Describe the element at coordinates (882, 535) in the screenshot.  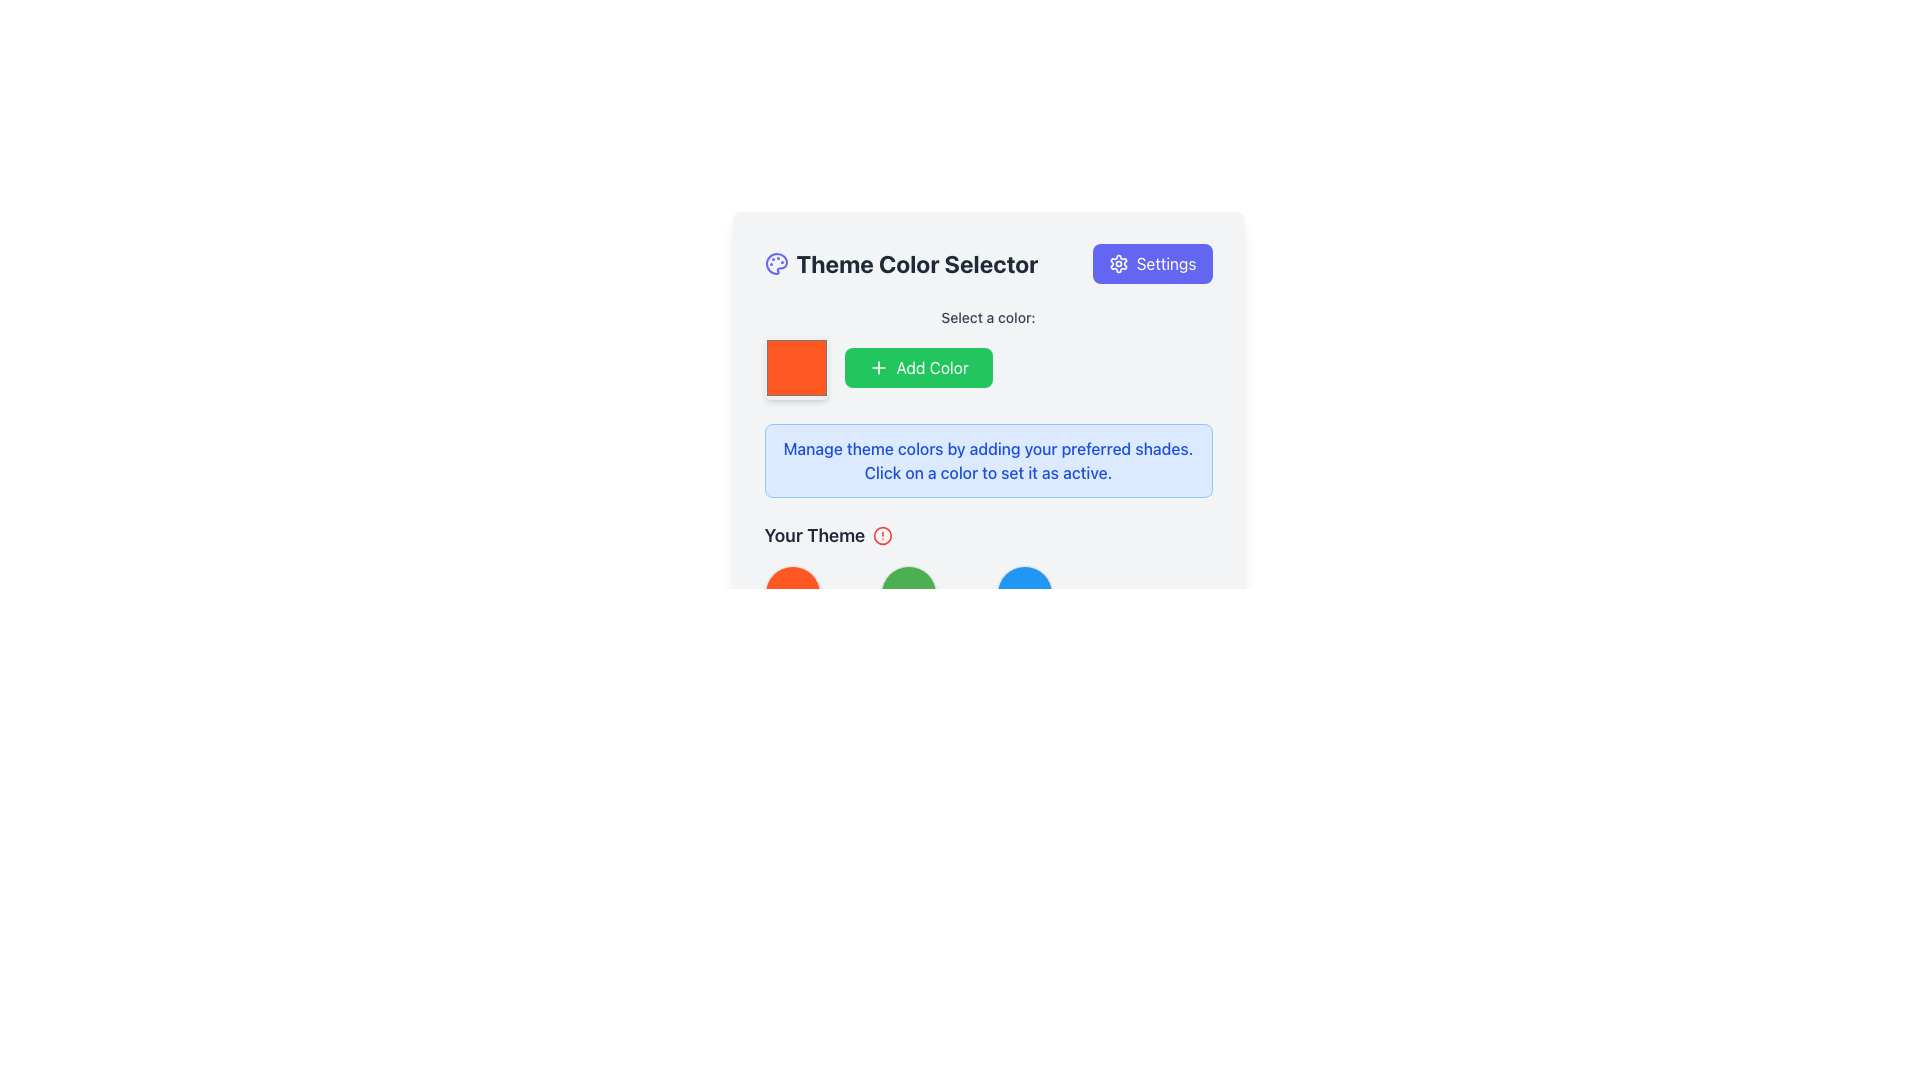
I see `SVG circle graphic that serves as a component of the alert or notification icon for the 'Your Theme' section by performing a click action` at that location.